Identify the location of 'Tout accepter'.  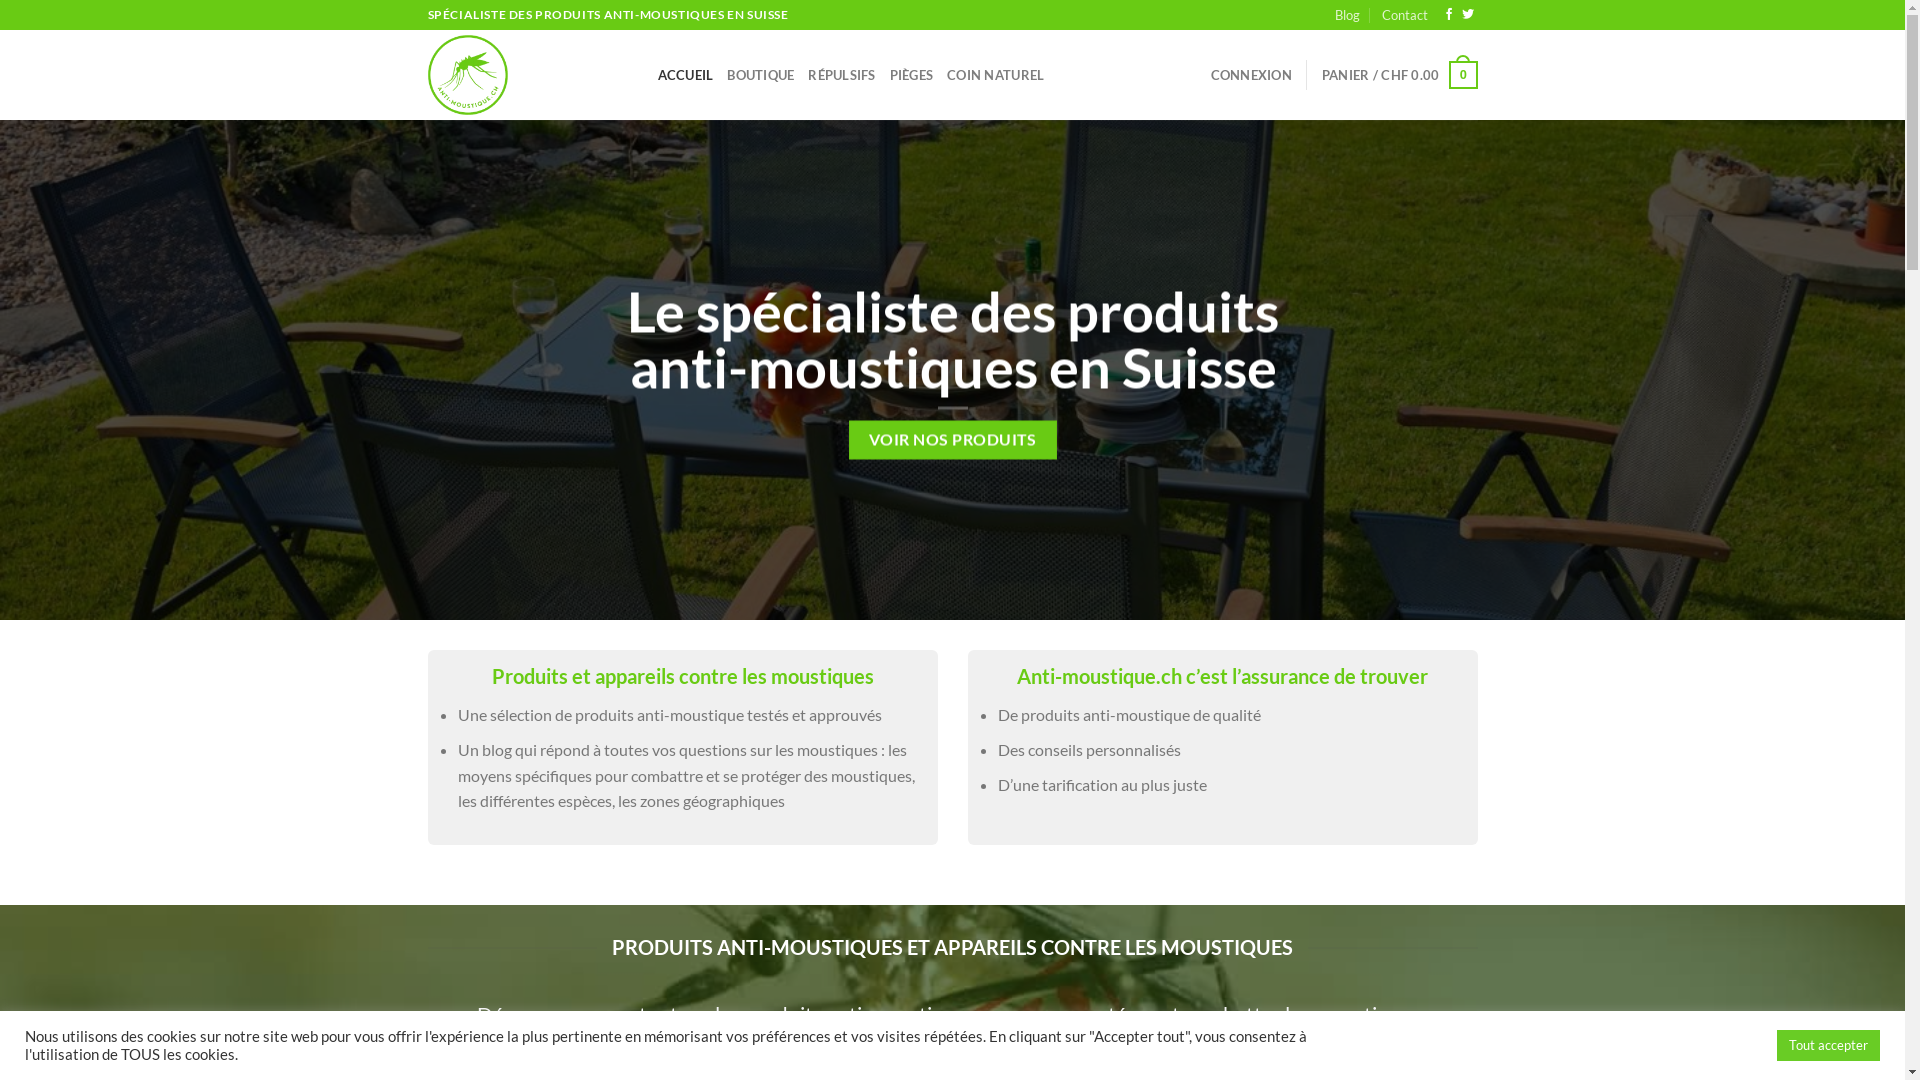
(1828, 1044).